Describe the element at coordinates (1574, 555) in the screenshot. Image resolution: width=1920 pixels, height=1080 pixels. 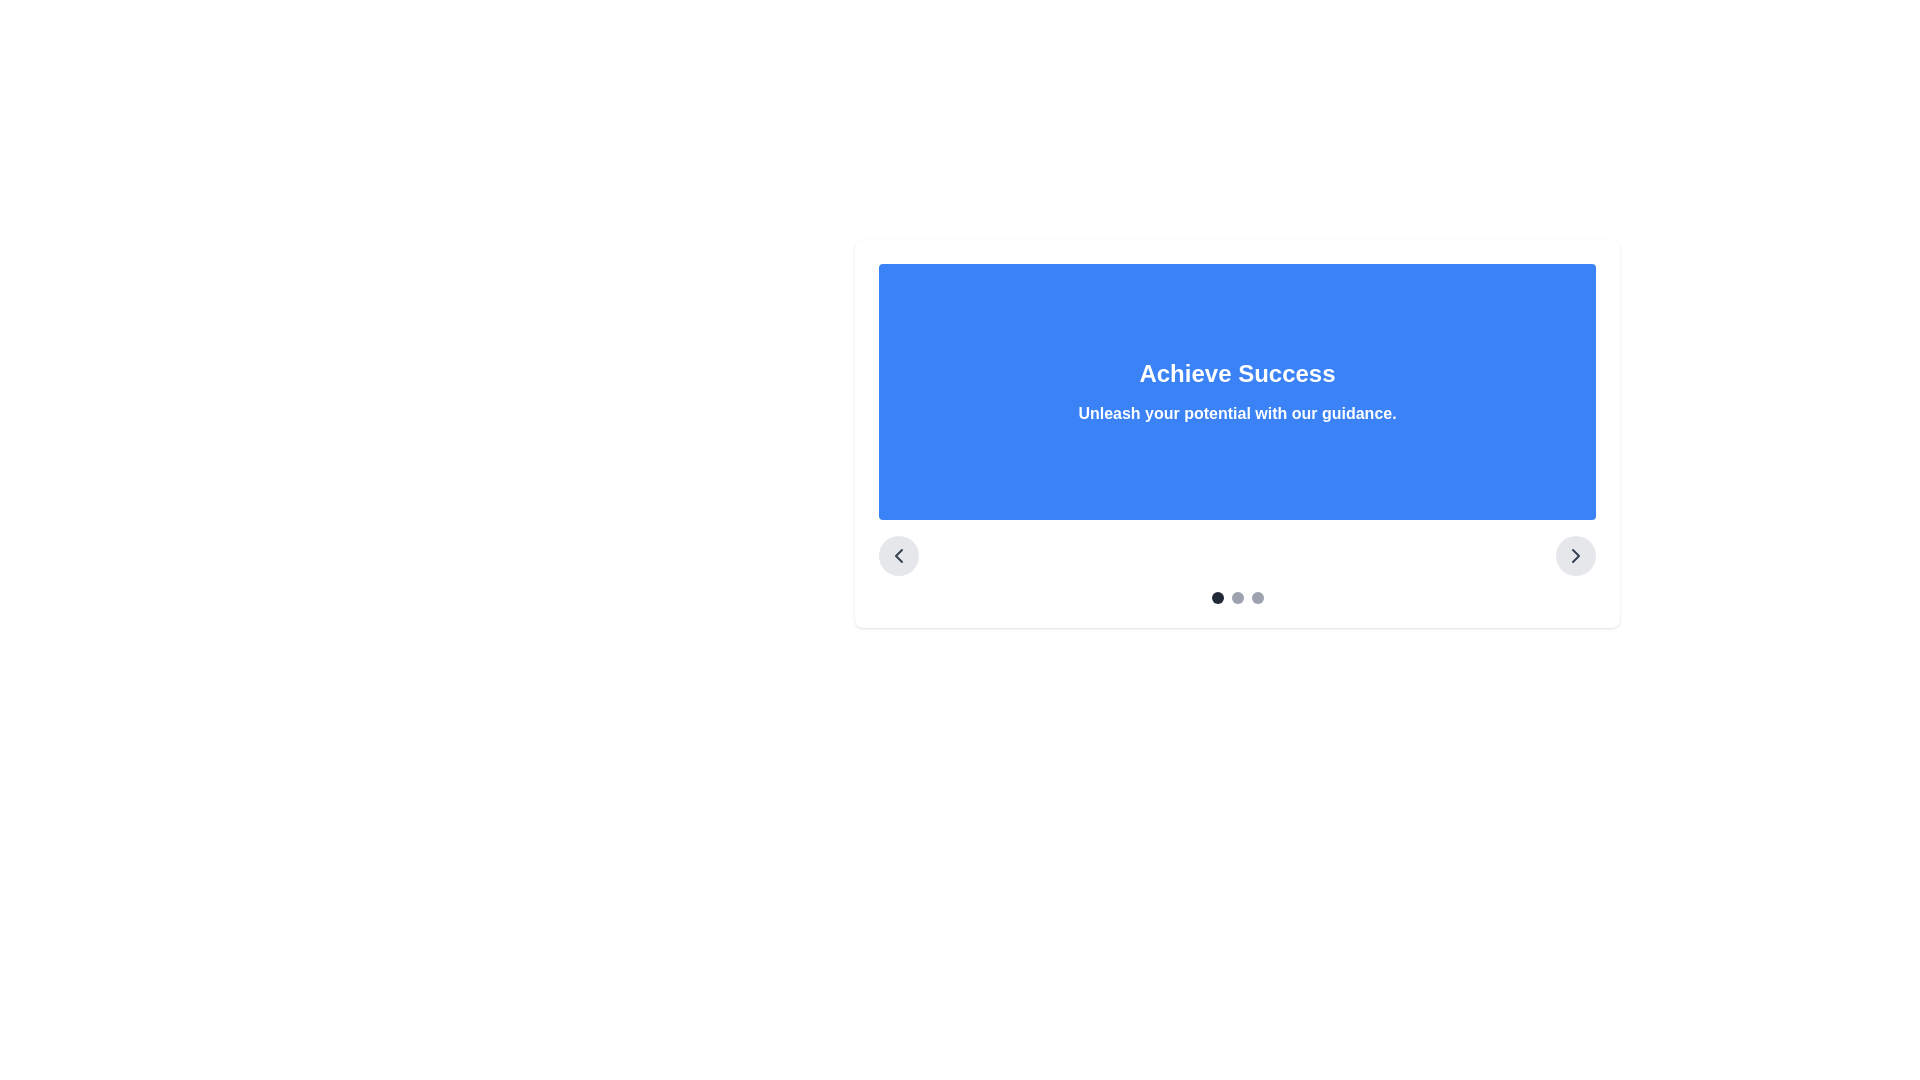
I see `the small right-pointing chevron icon, which is part of a circular button located at the bottom-right edge of the blue banner area, to trigger visual feedback` at that location.